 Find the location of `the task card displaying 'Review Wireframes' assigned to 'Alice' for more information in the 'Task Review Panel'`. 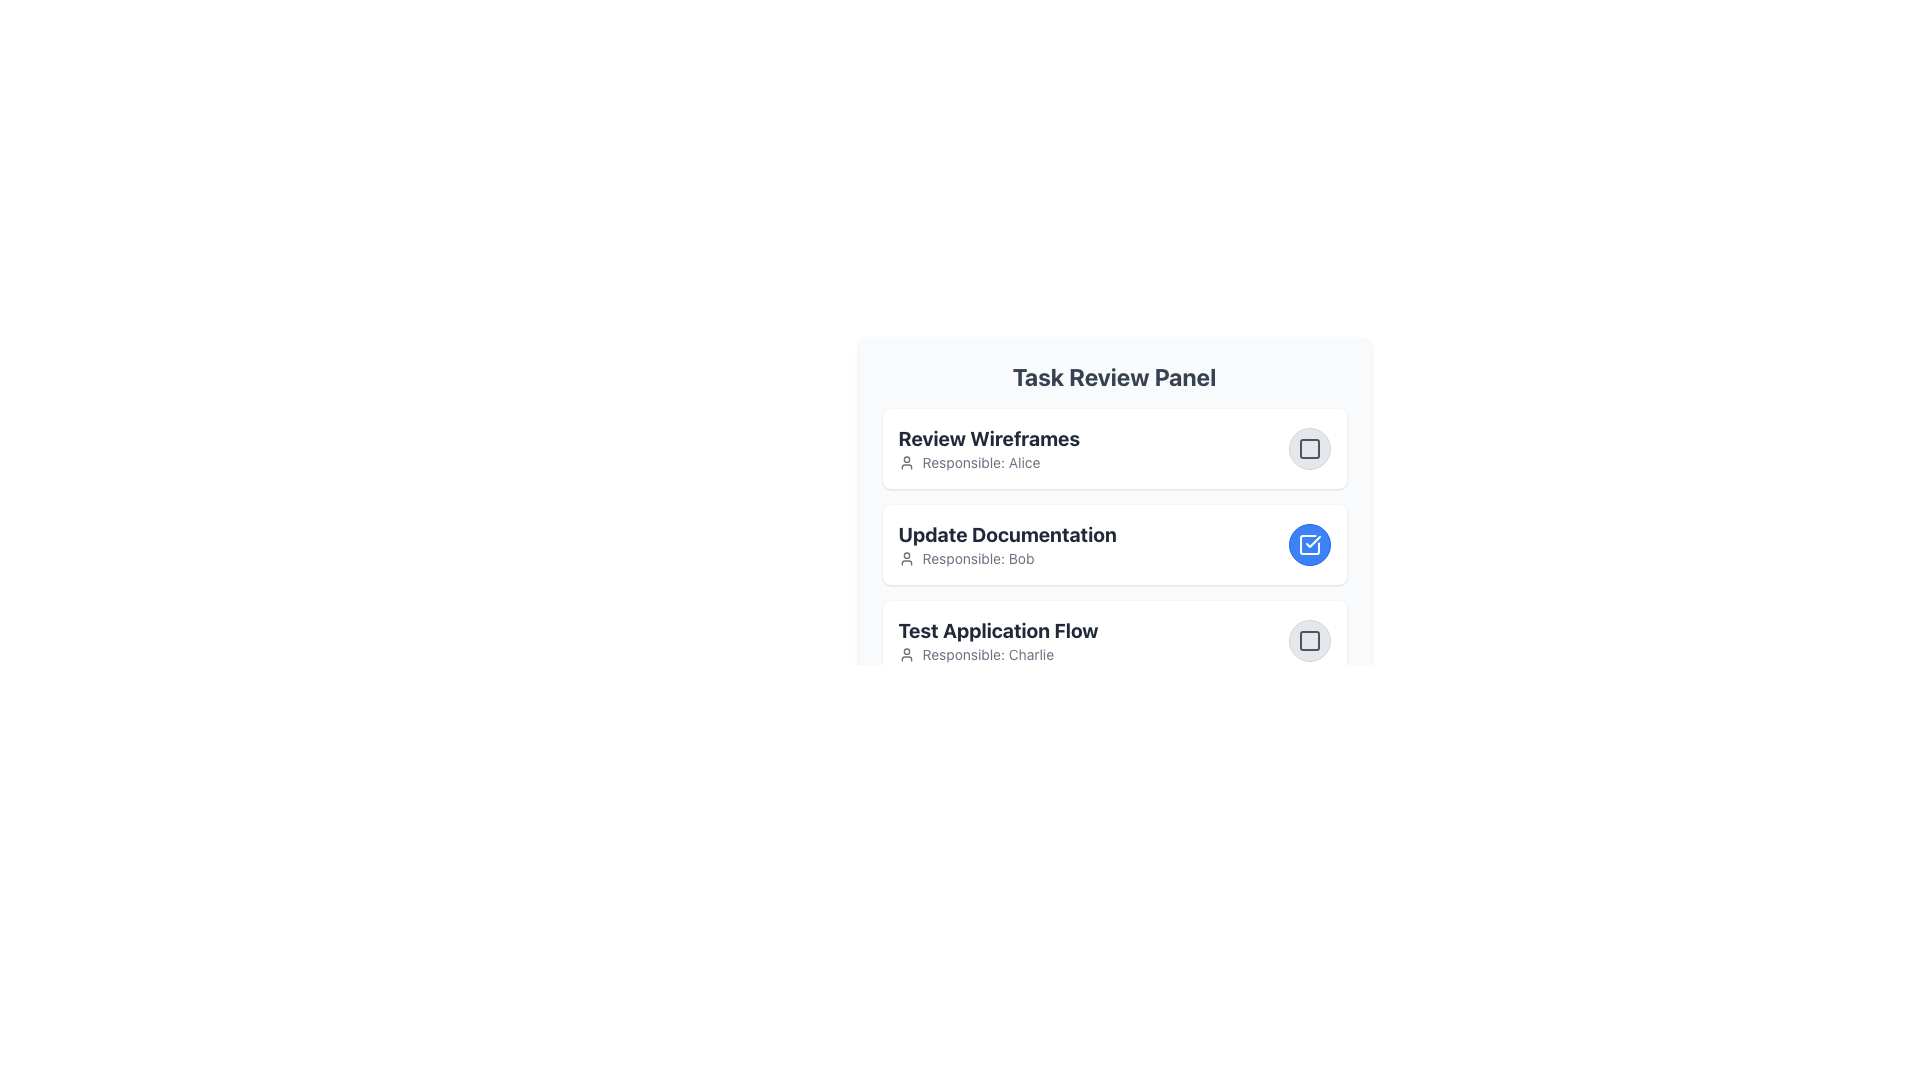

the task card displaying 'Review Wireframes' assigned to 'Alice' for more information in the 'Task Review Panel' is located at coordinates (1113, 447).